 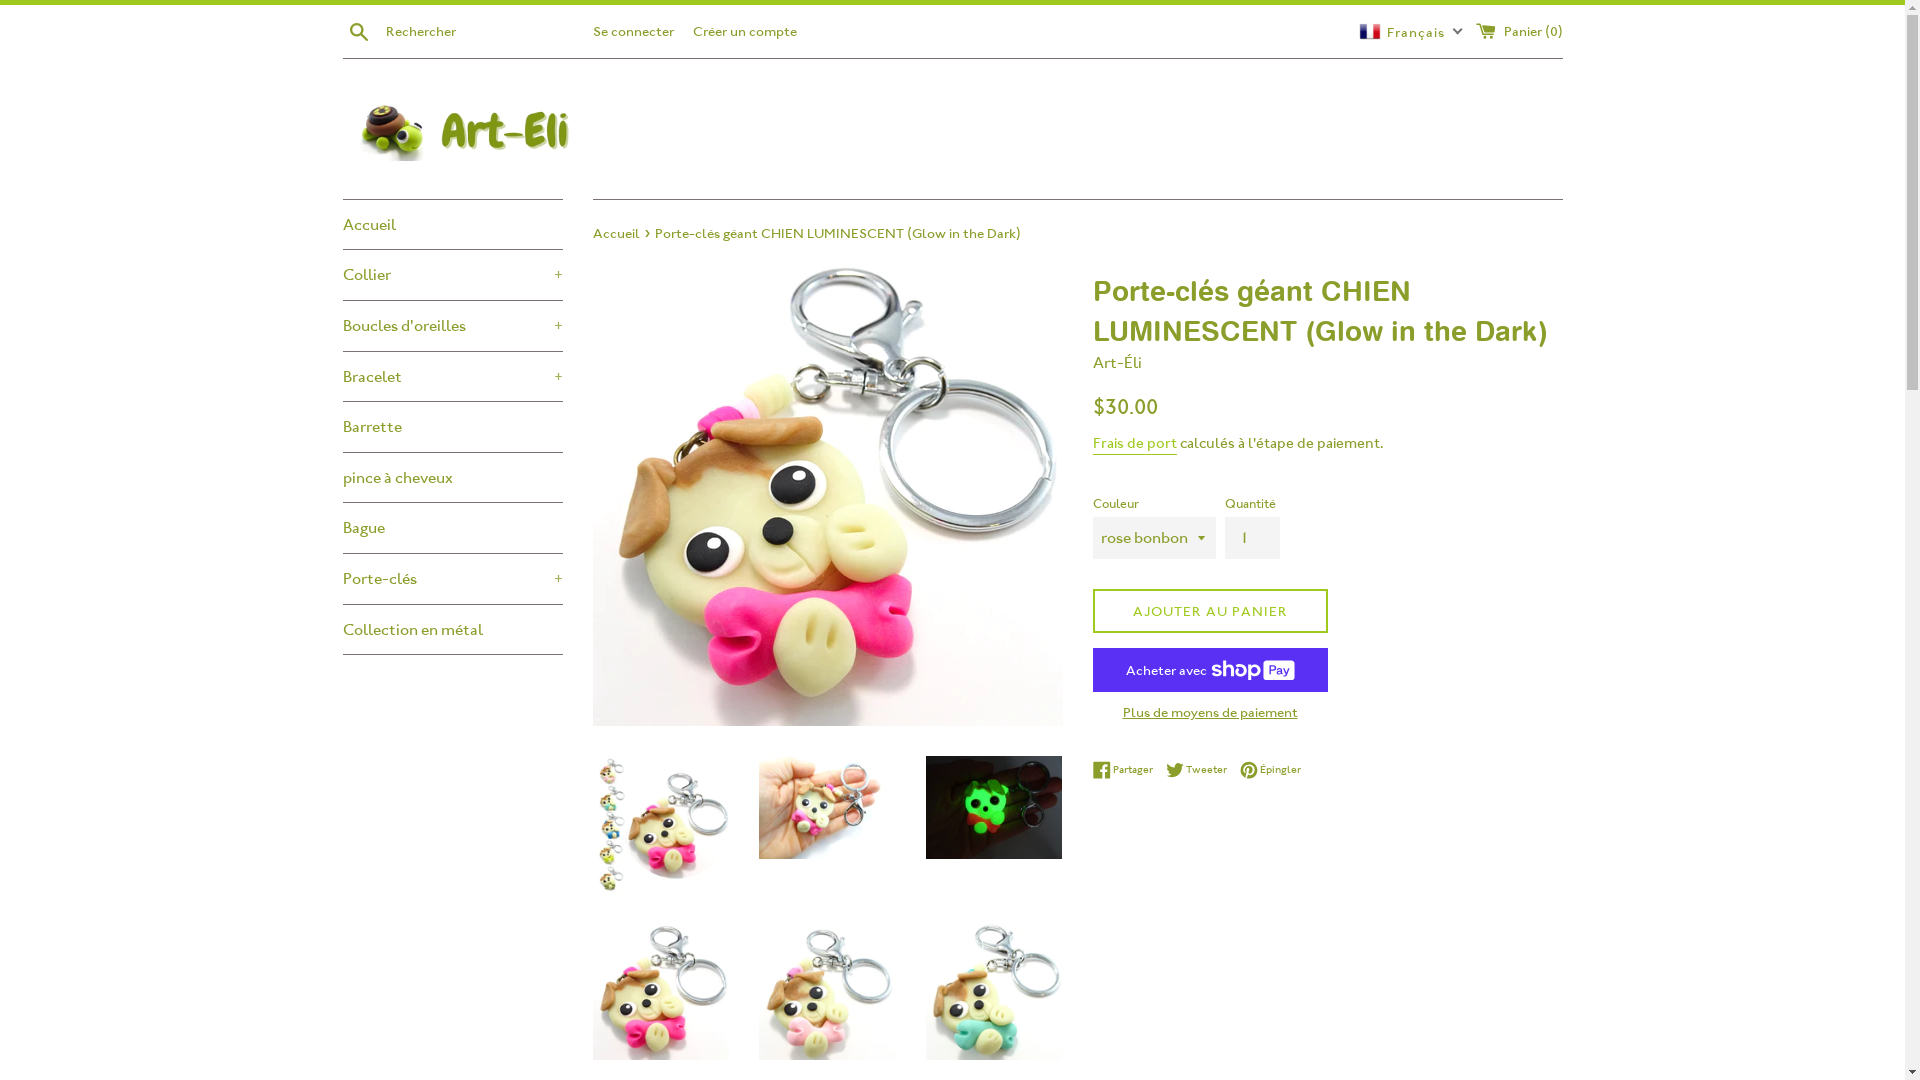 What do you see at coordinates (1090, 610) in the screenshot?
I see `'AJOUTER AU PANIER'` at bounding box center [1090, 610].